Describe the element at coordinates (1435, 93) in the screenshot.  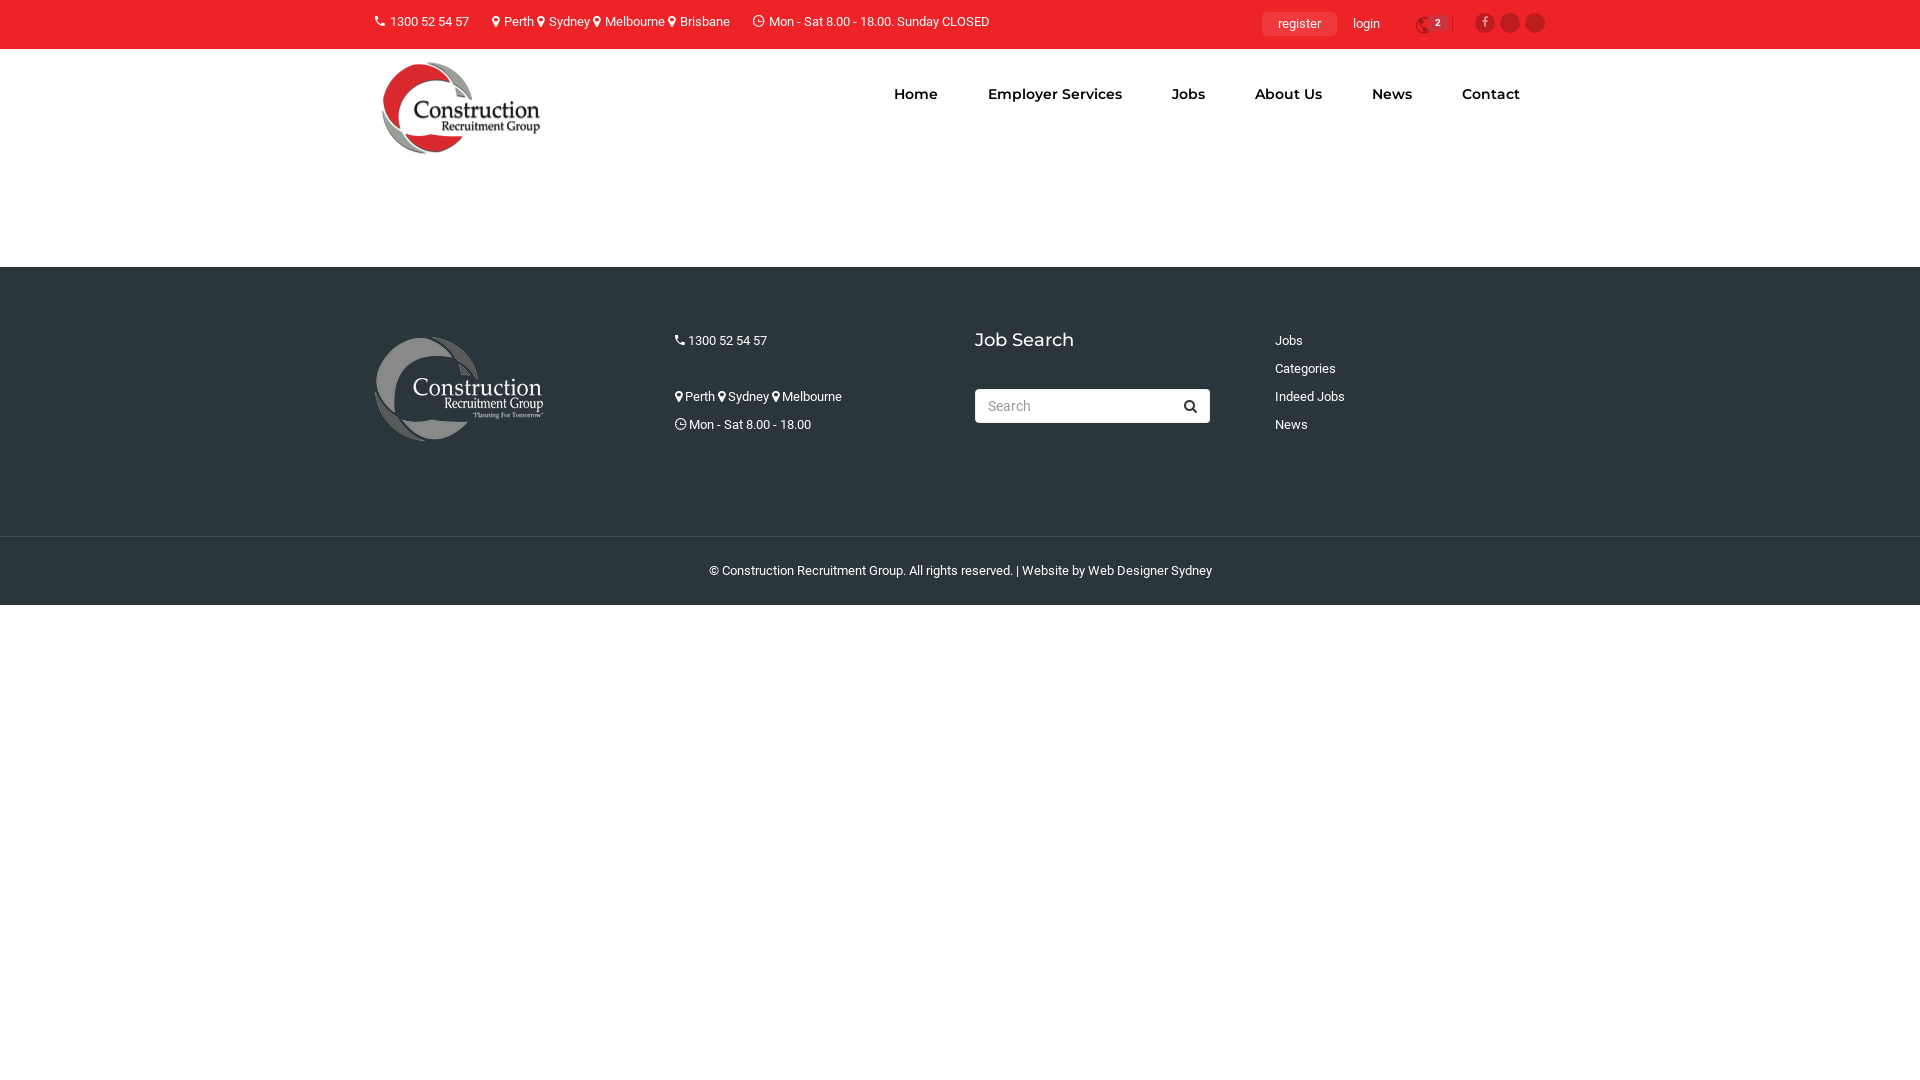
I see `'Contact'` at that location.